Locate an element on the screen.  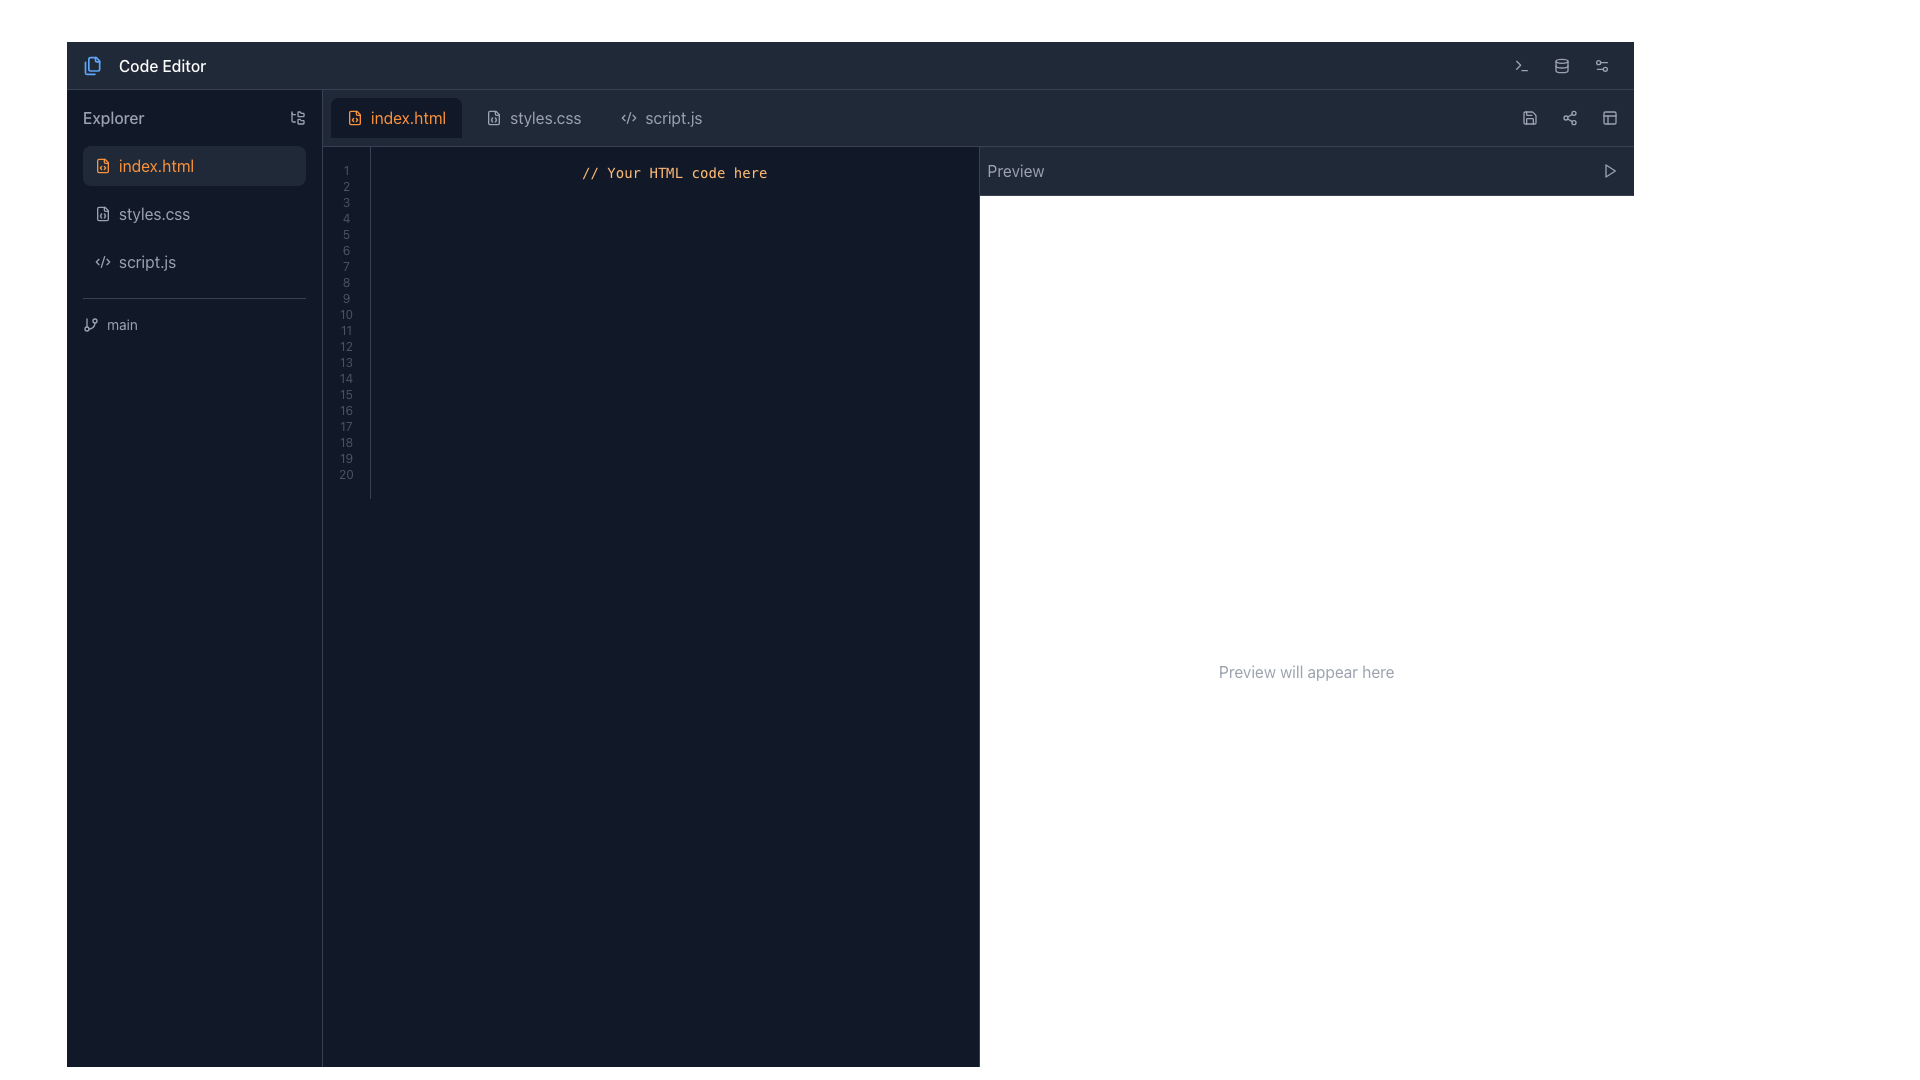
the text label displaying the number '15' located on the left side of the editor in the vertical number list by clicking on its corresponding line is located at coordinates (346, 394).